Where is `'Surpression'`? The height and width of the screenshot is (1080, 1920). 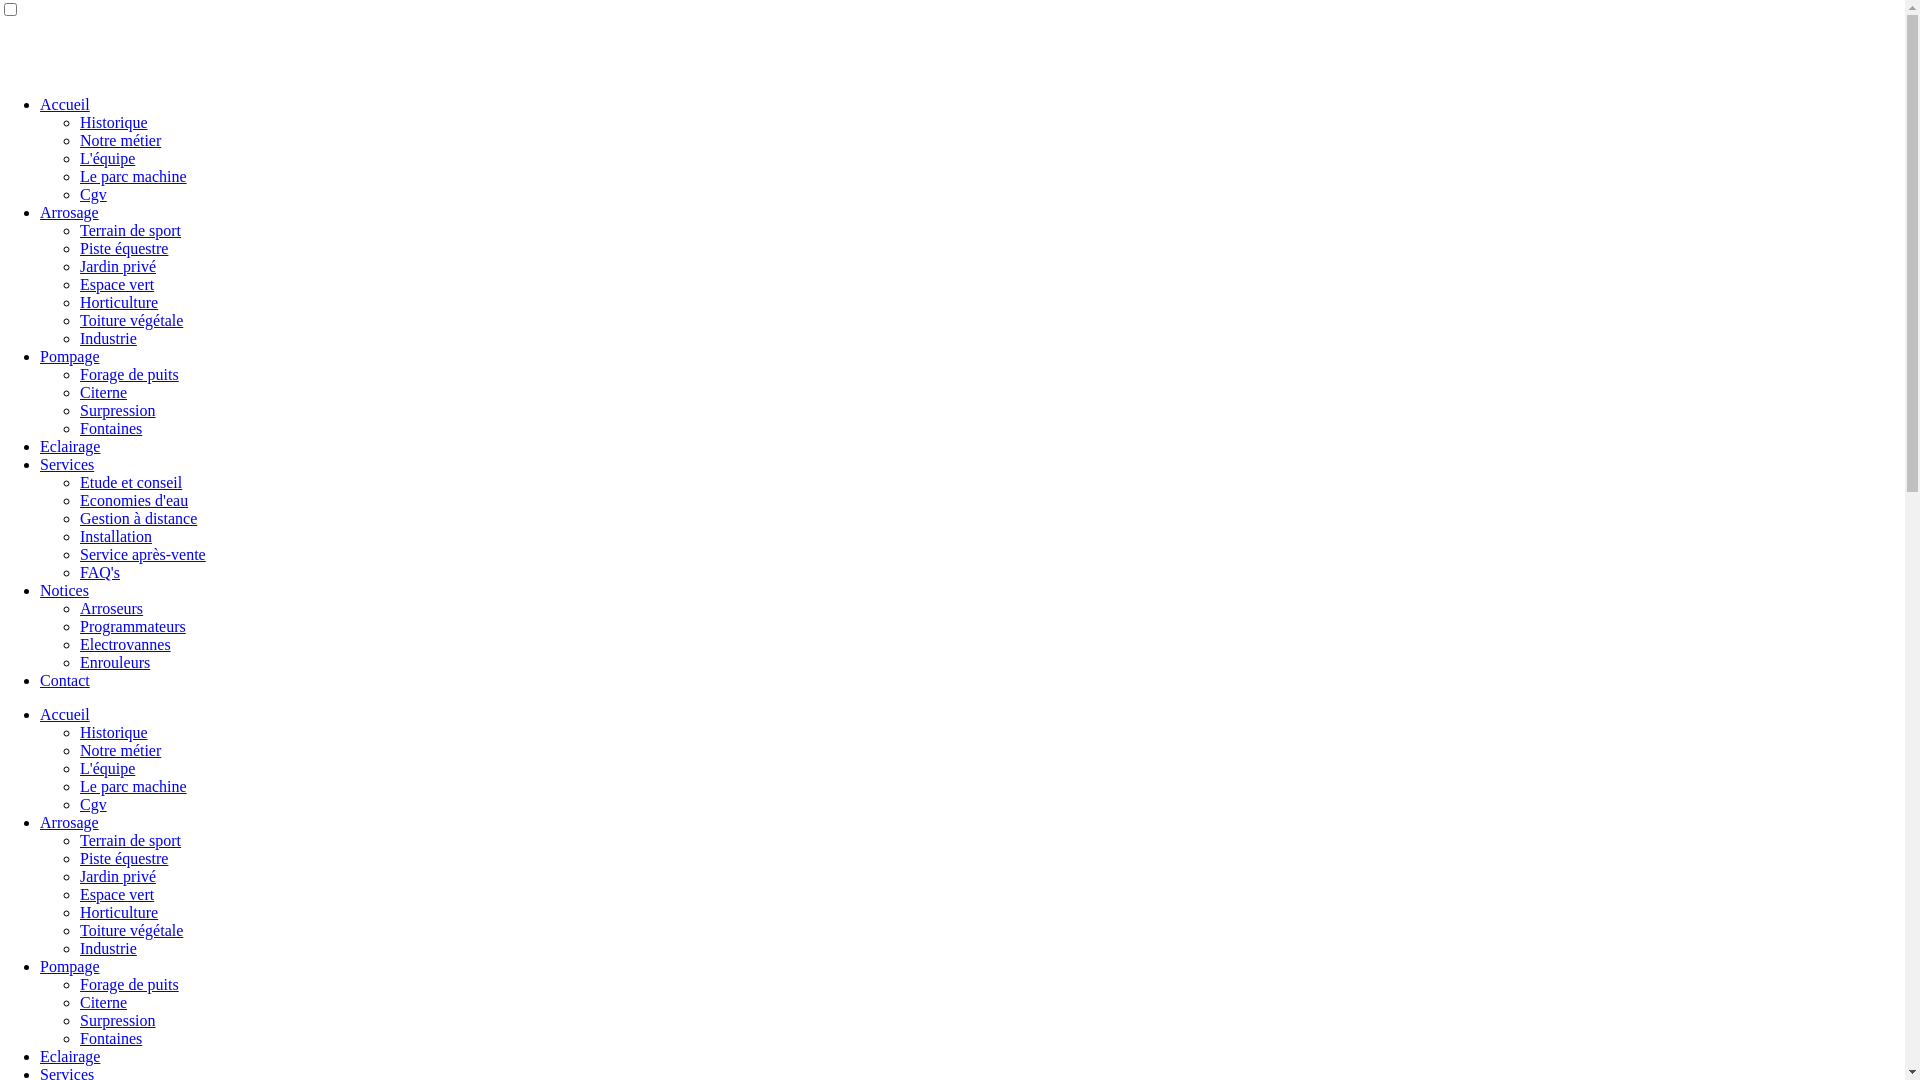
'Surpression' is located at coordinates (117, 409).